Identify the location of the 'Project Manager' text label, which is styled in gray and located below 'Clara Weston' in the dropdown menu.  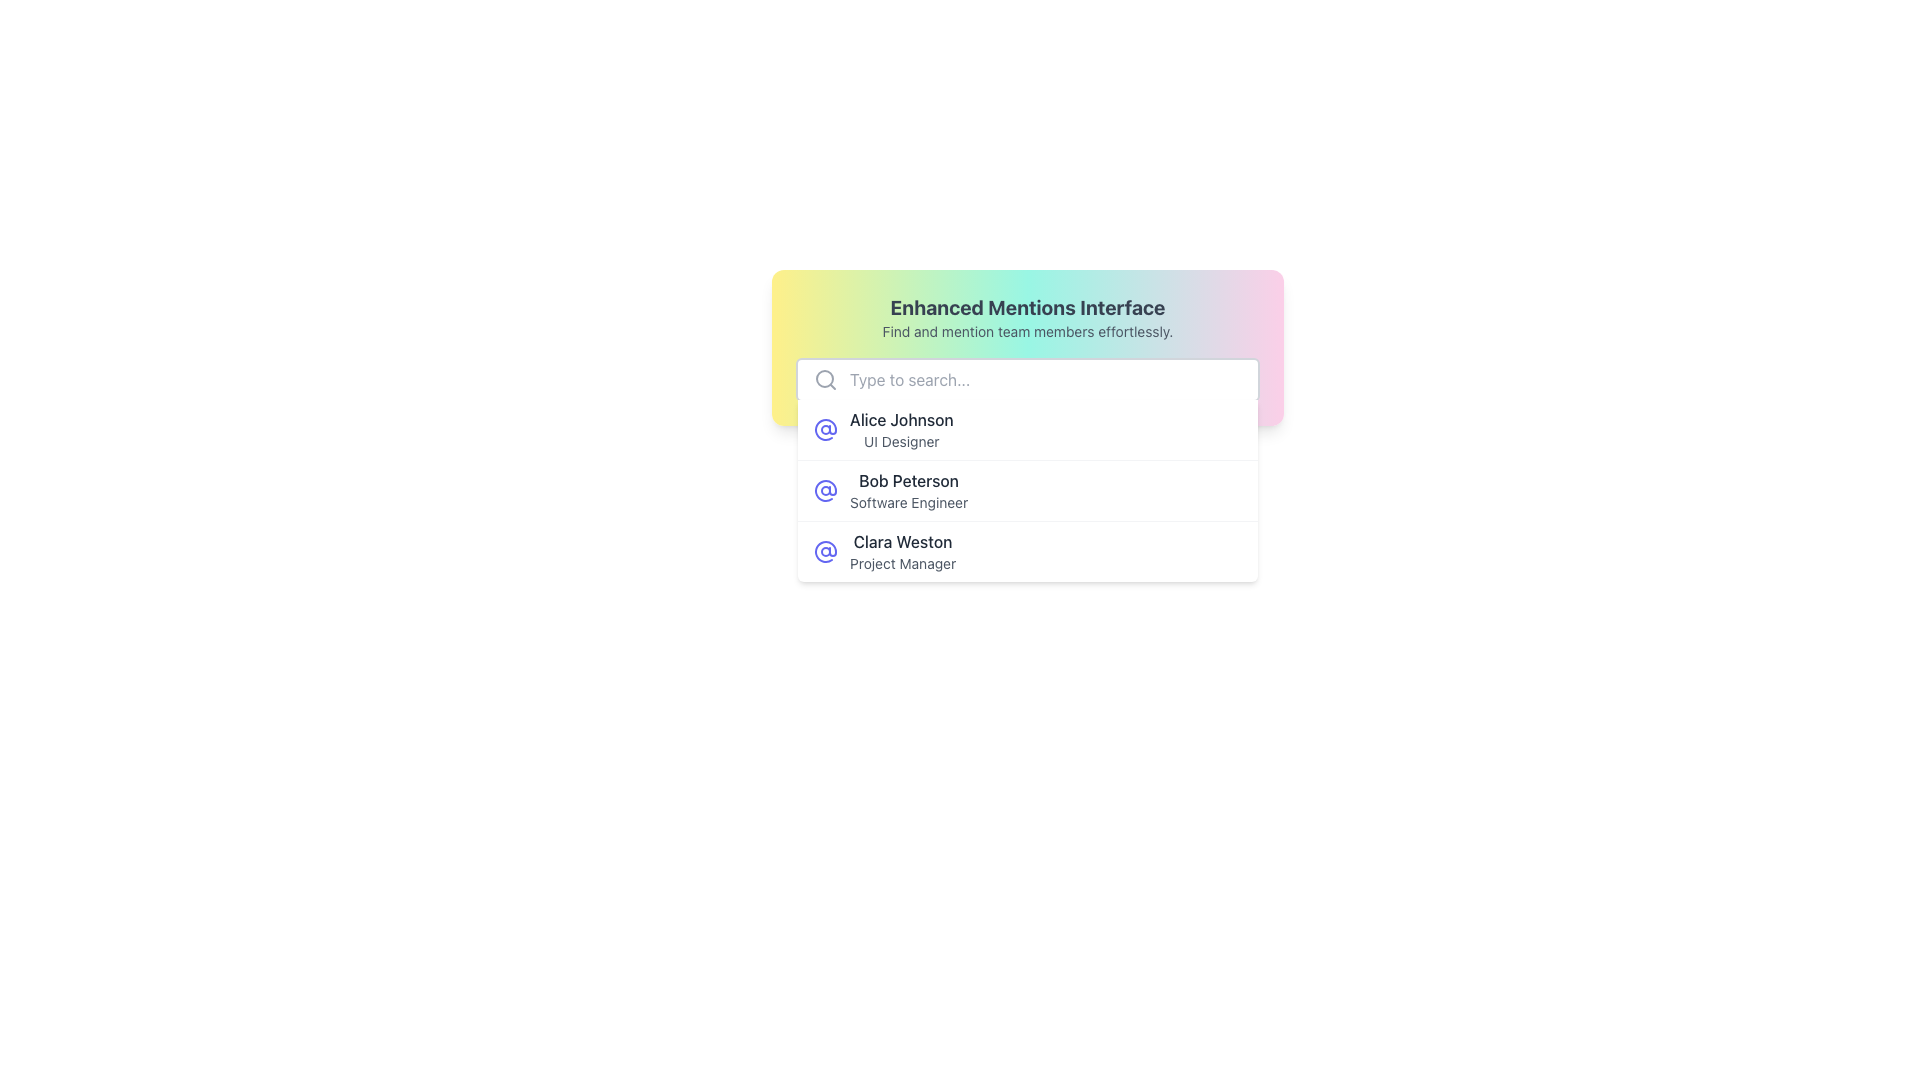
(902, 563).